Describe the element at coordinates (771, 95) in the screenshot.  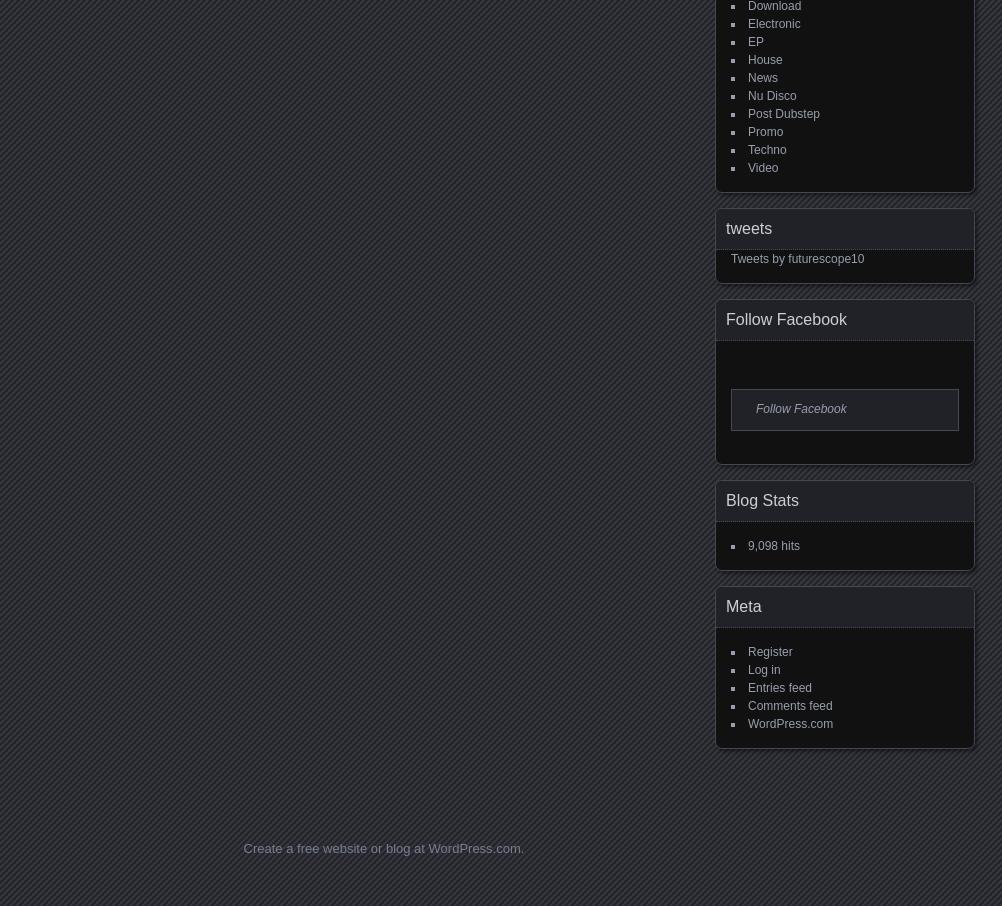
I see `'Nu Disco'` at that location.